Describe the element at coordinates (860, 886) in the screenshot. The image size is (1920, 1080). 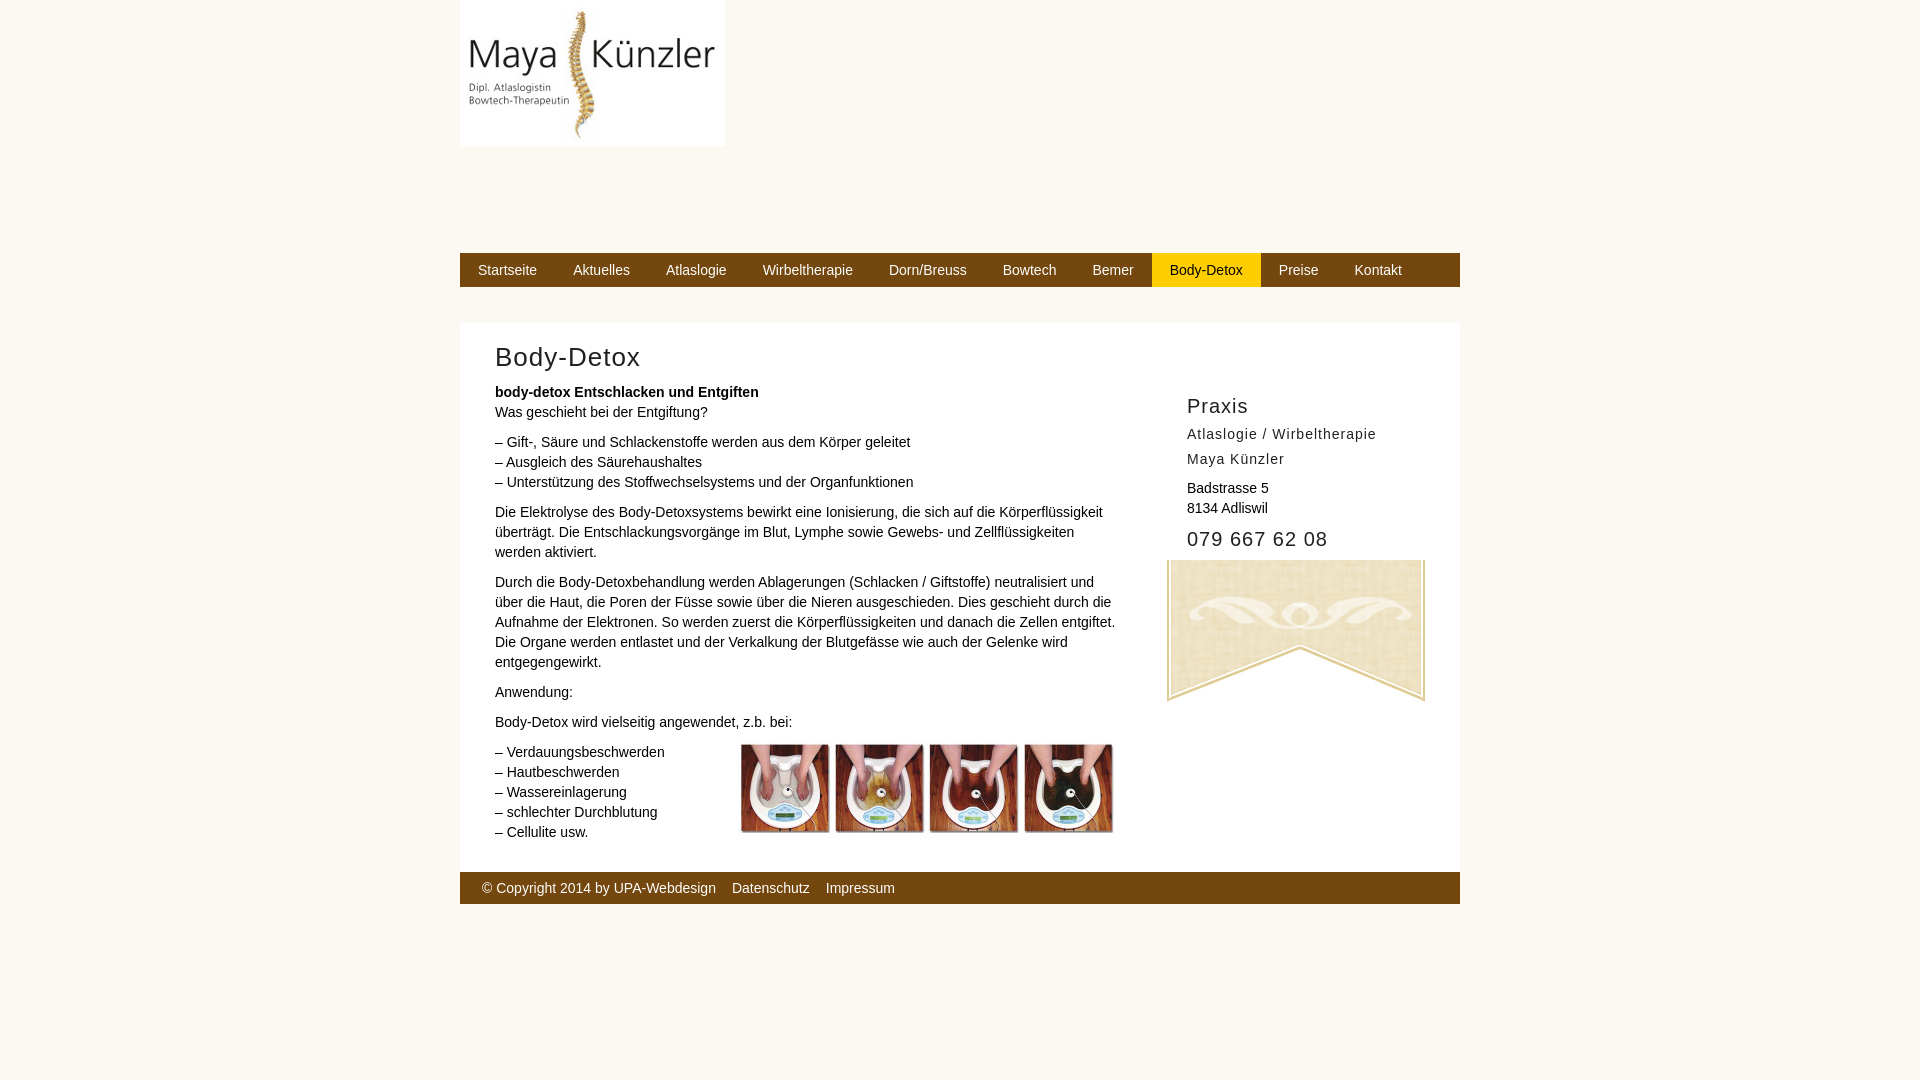
I see `'Impressum'` at that location.